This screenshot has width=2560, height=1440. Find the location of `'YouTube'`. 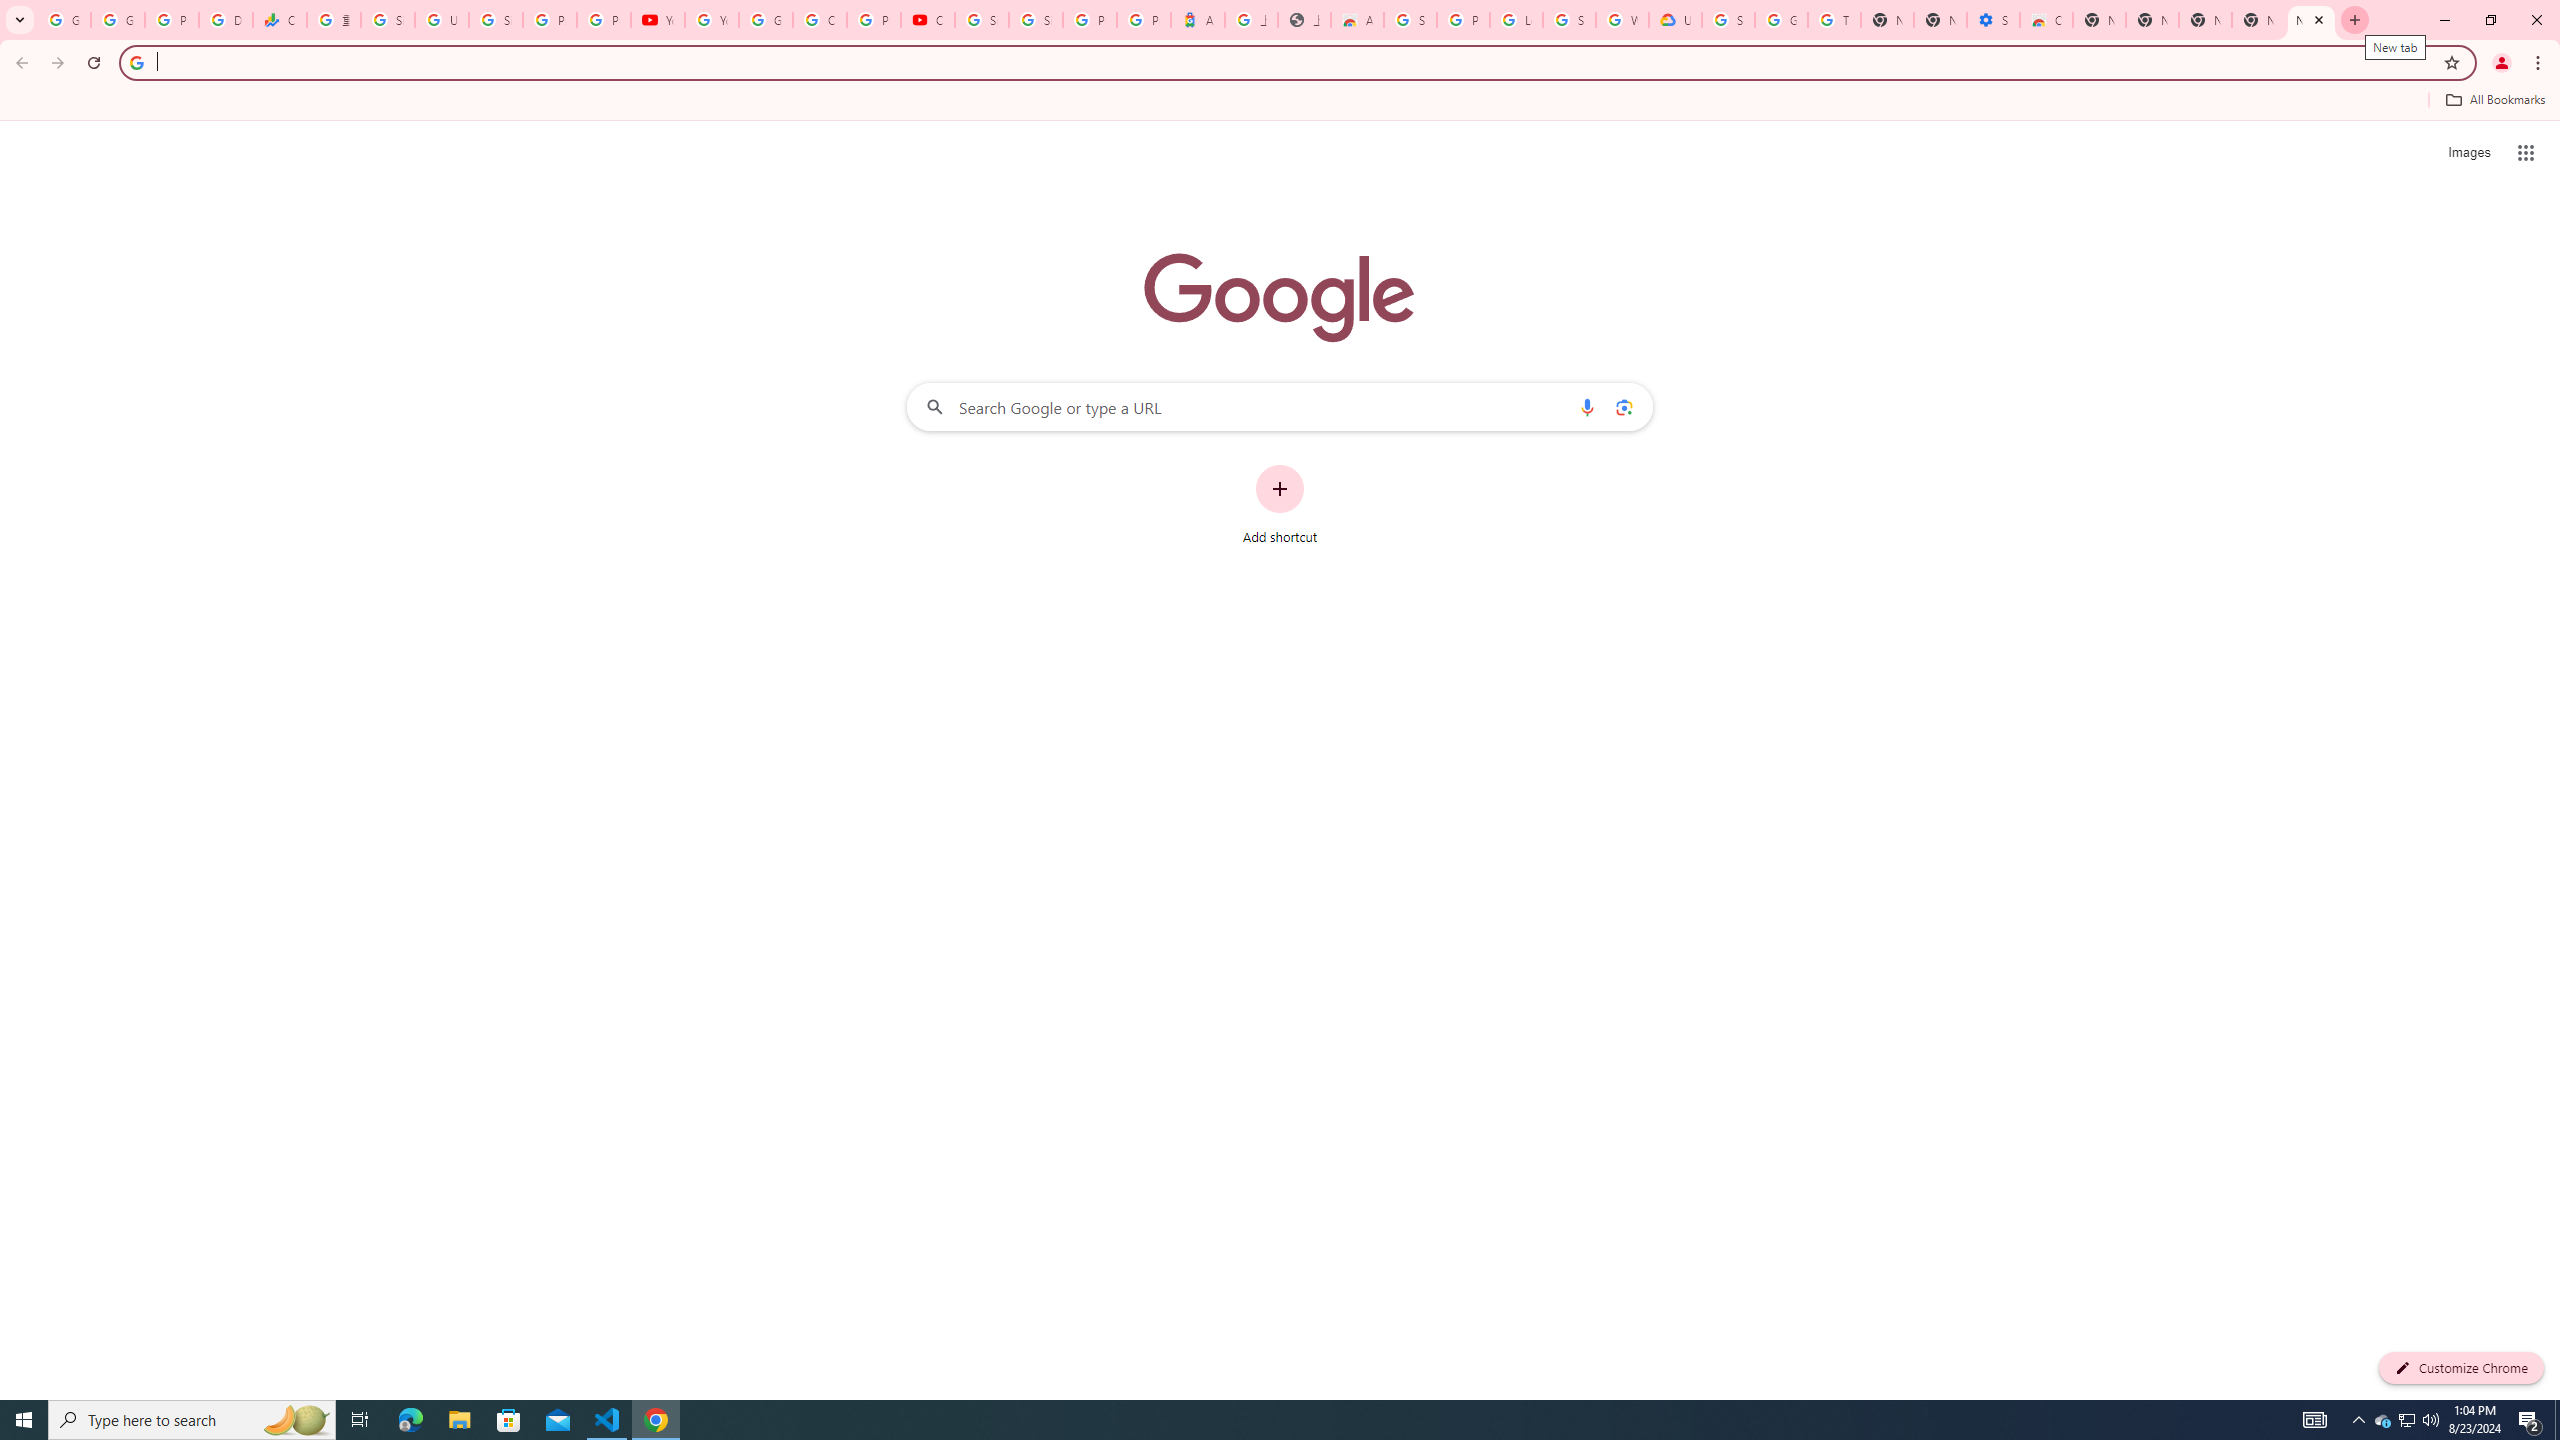

'YouTube' is located at coordinates (656, 19).